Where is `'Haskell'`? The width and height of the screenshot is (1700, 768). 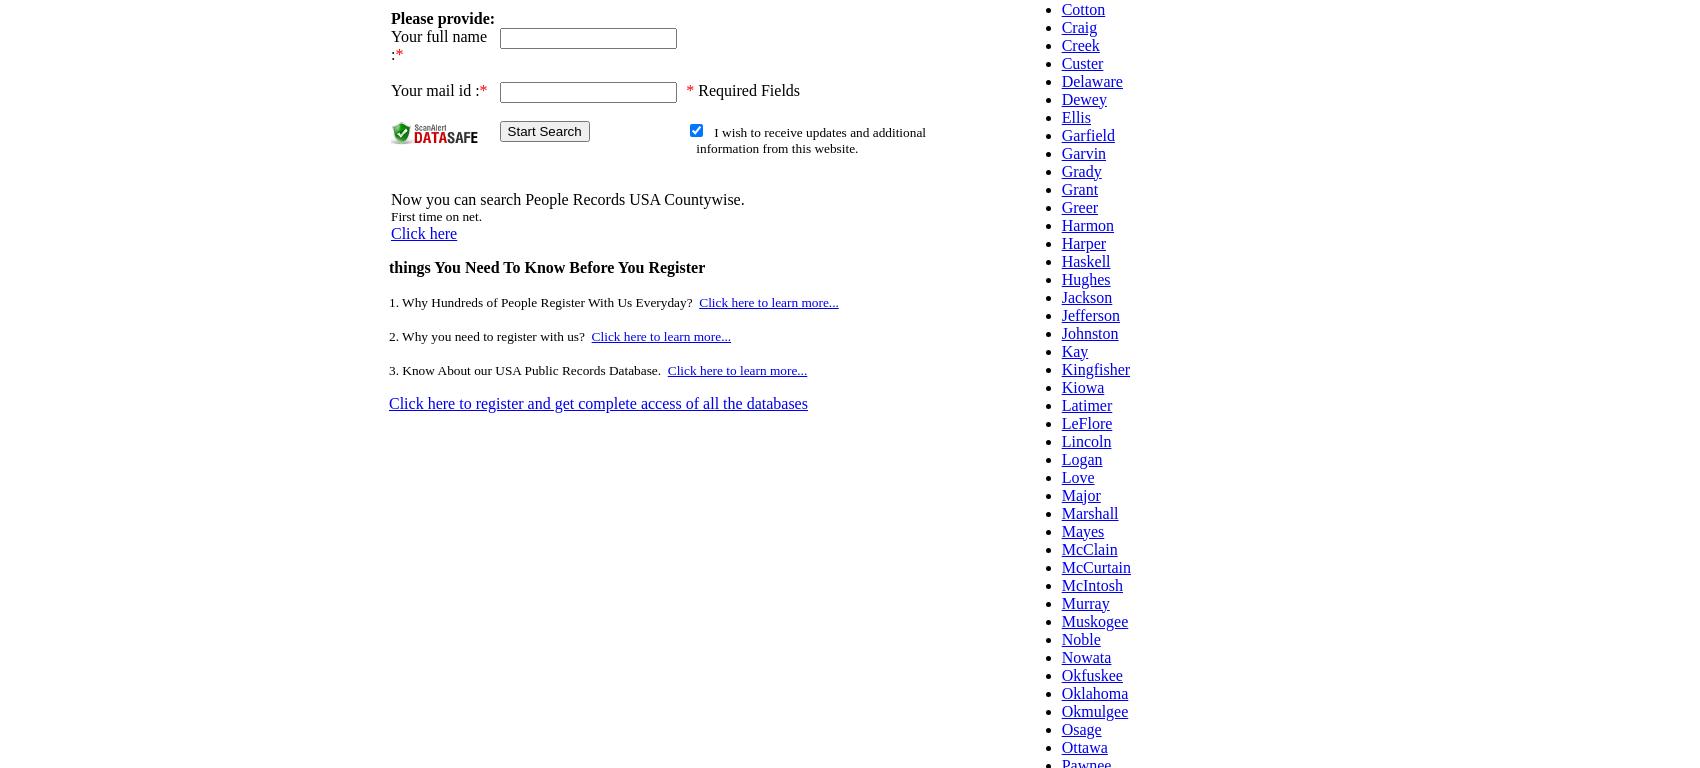 'Haskell' is located at coordinates (1085, 259).